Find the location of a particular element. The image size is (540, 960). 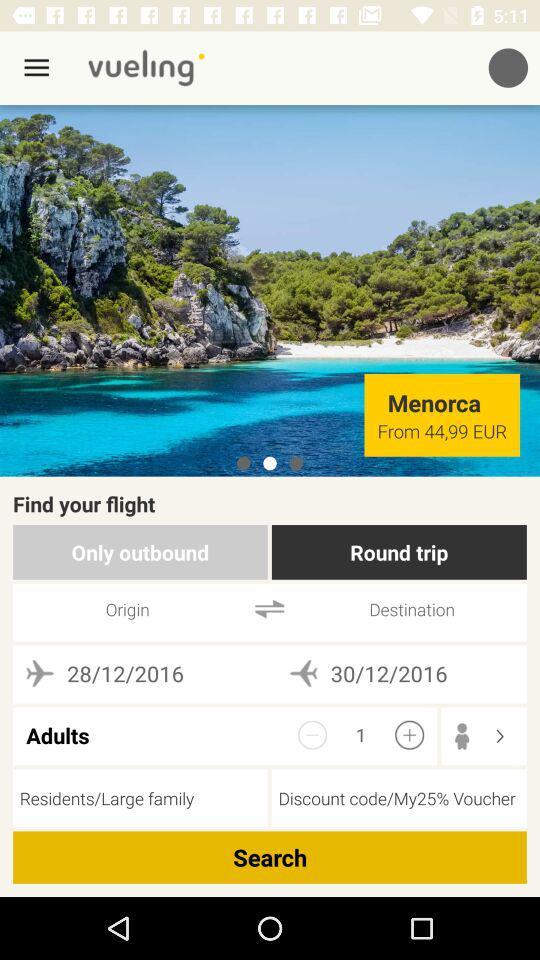

the compare icon is located at coordinates (269, 608).